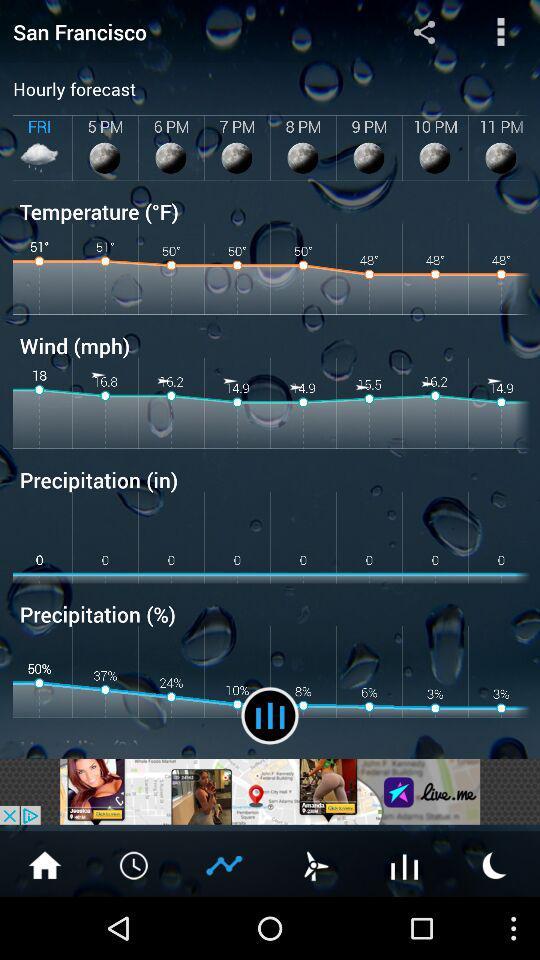  Describe the element at coordinates (270, 715) in the screenshot. I see `change forecast view` at that location.